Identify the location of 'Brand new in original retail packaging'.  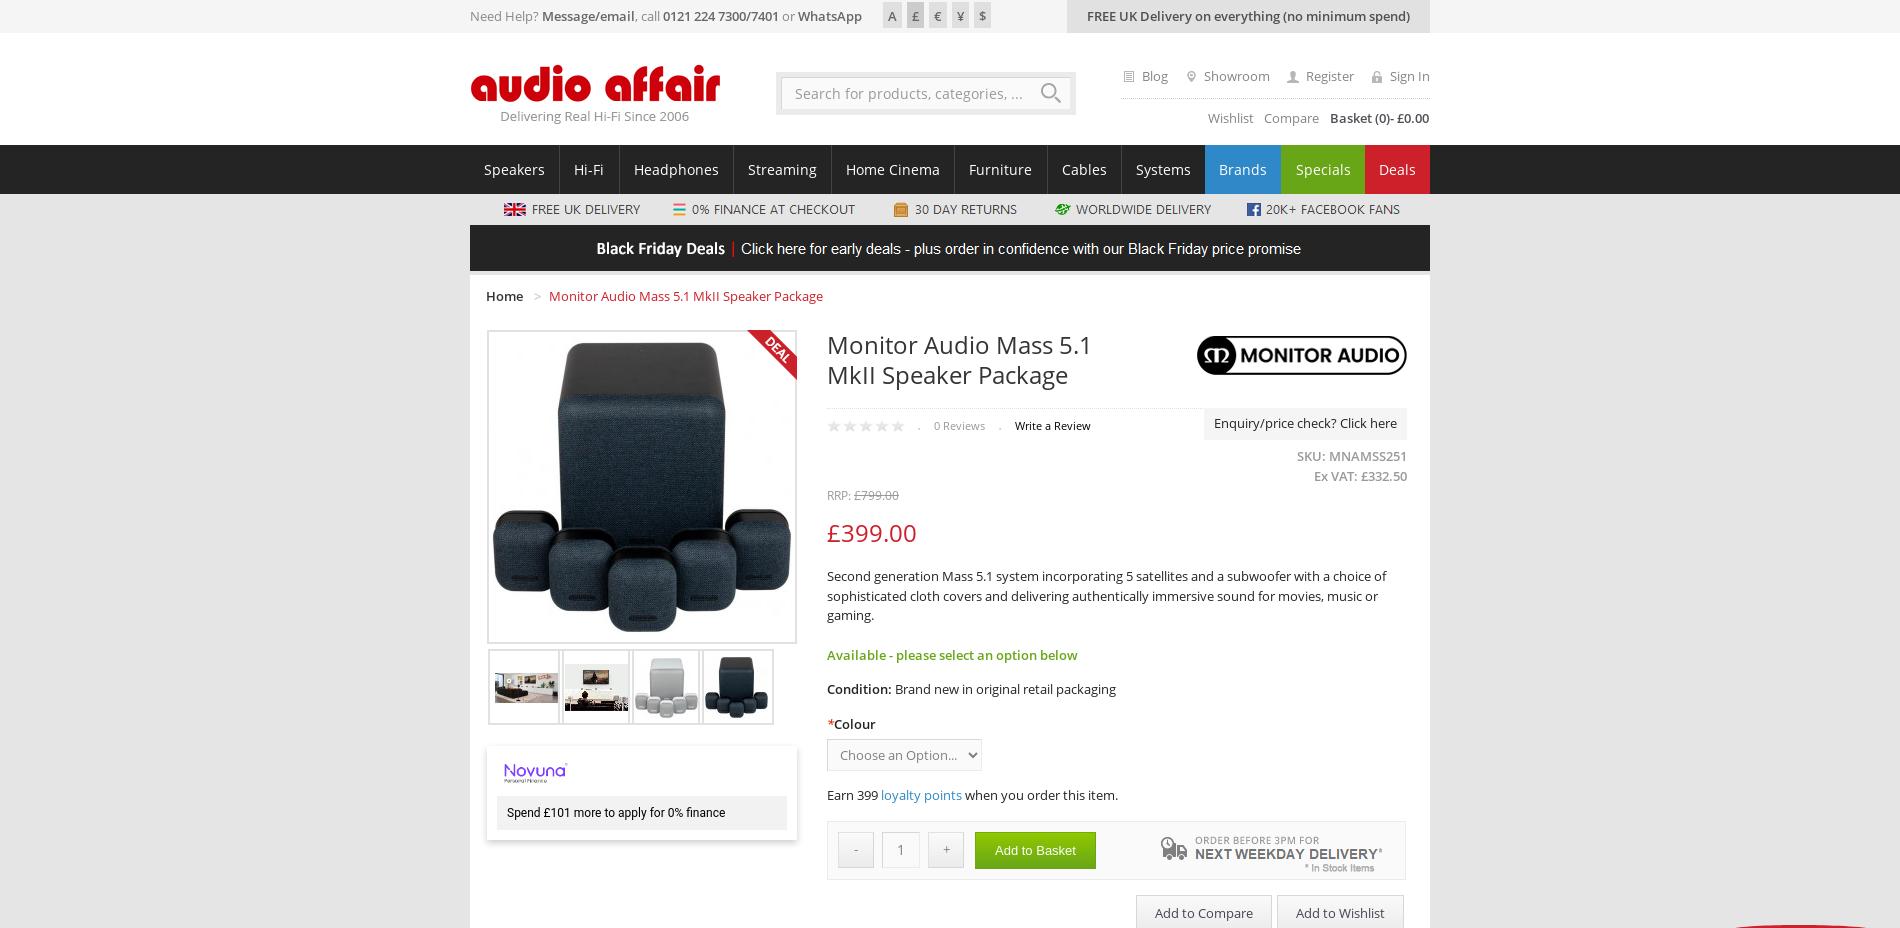
(1005, 689).